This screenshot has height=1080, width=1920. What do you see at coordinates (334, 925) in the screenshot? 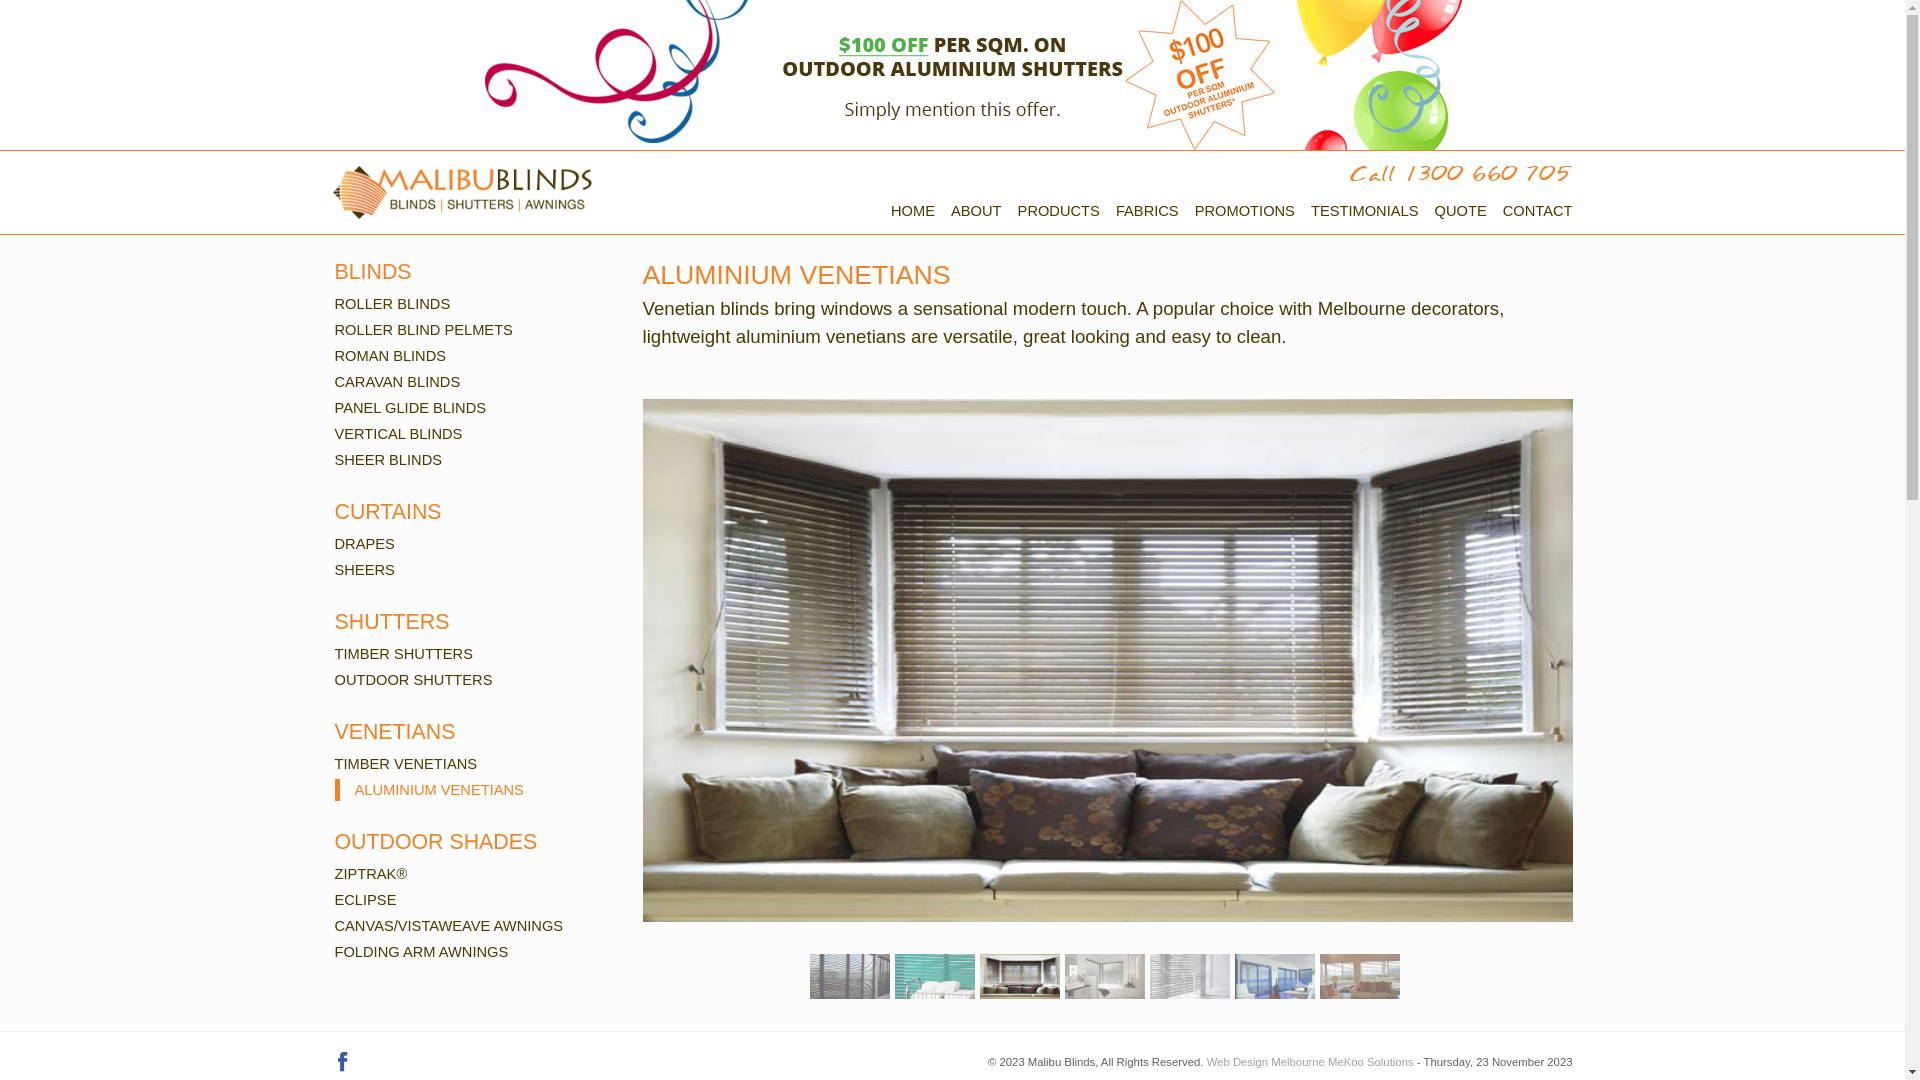
I see `'CANVAS/VISTAWEAVE AWNINGS'` at bounding box center [334, 925].